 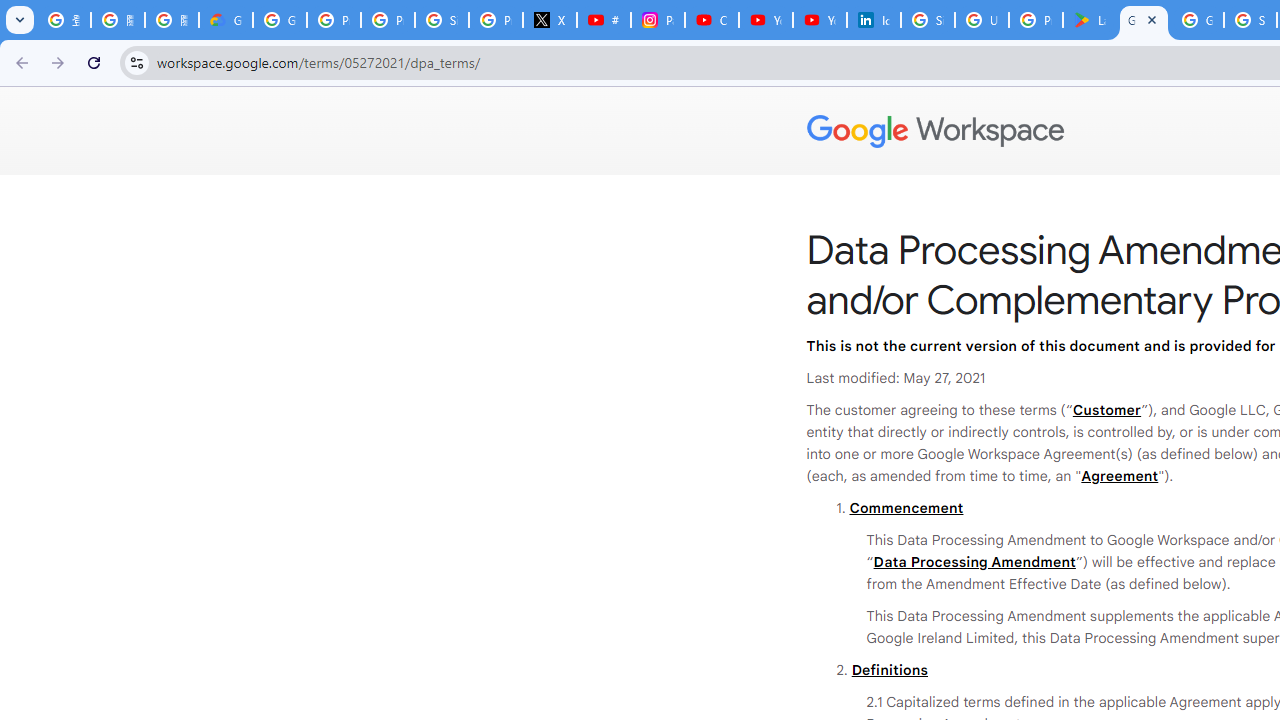 What do you see at coordinates (550, 20) in the screenshot?
I see `'X'` at bounding box center [550, 20].